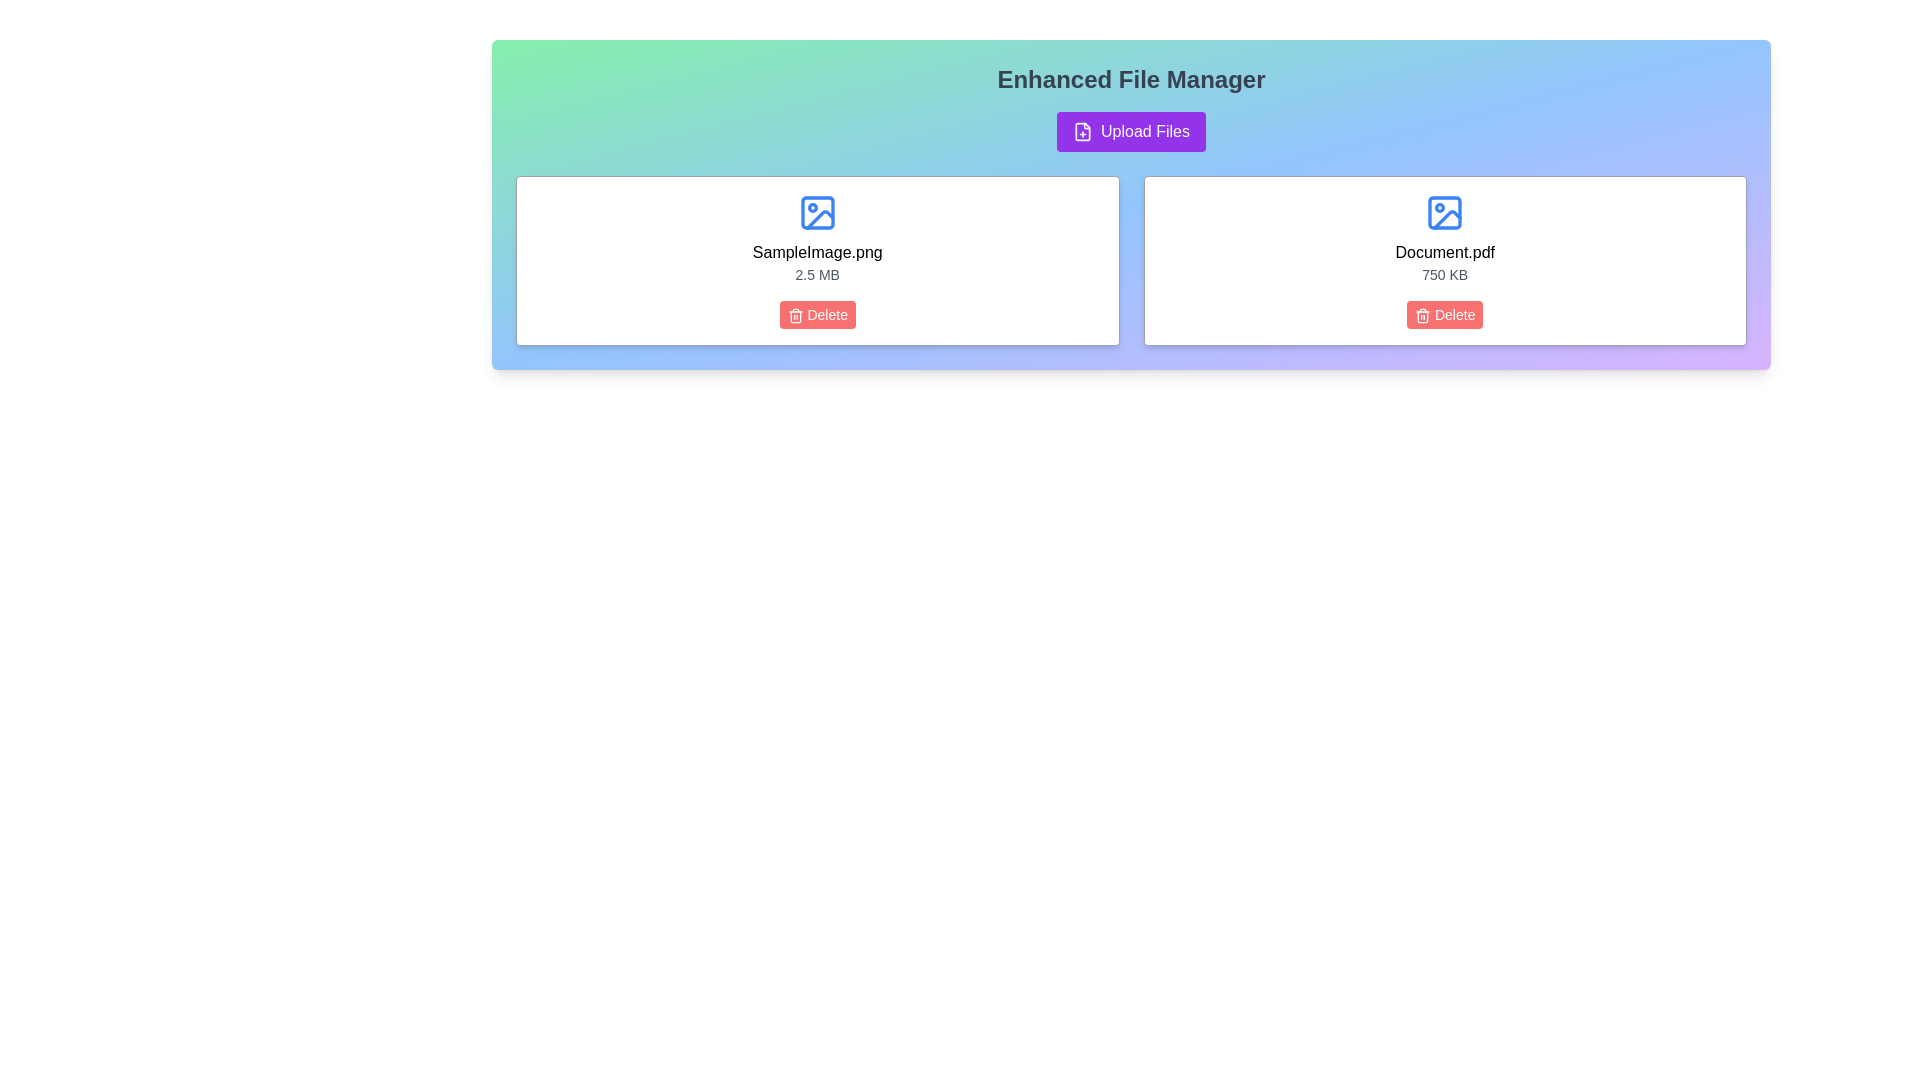 This screenshot has height=1080, width=1920. Describe the element at coordinates (817, 274) in the screenshot. I see `the static text label displaying '2.5 MB', which is located below 'SampleImage.png' and above the 'Delete' button` at that location.